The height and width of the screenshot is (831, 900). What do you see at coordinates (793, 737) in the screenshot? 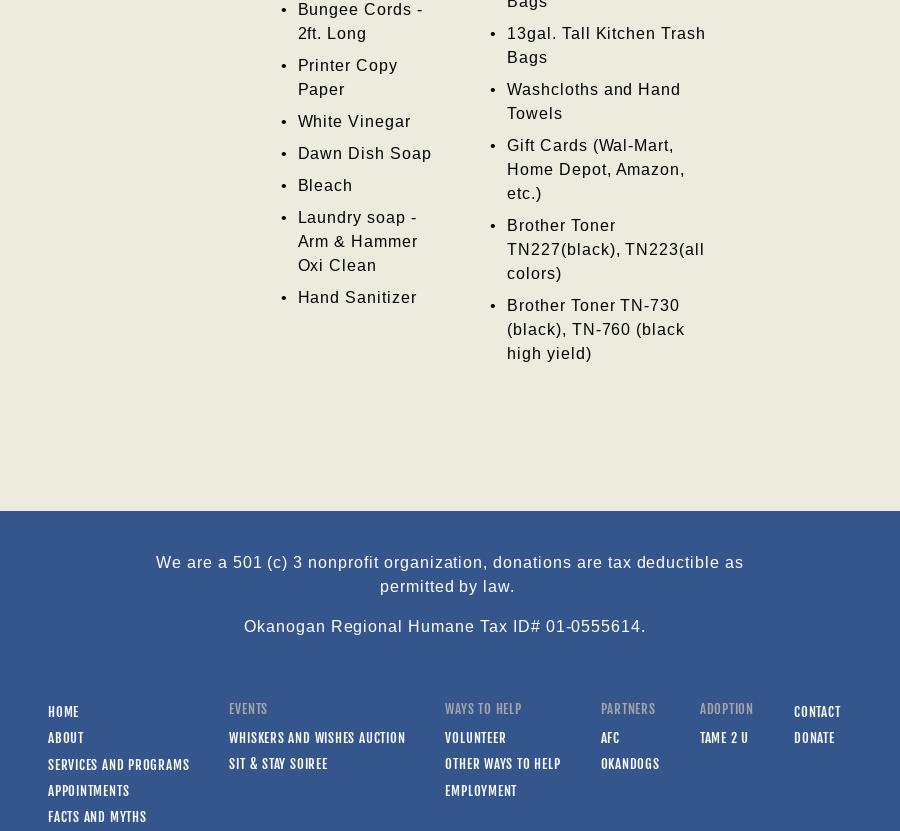
I see `'Donate'` at bounding box center [793, 737].